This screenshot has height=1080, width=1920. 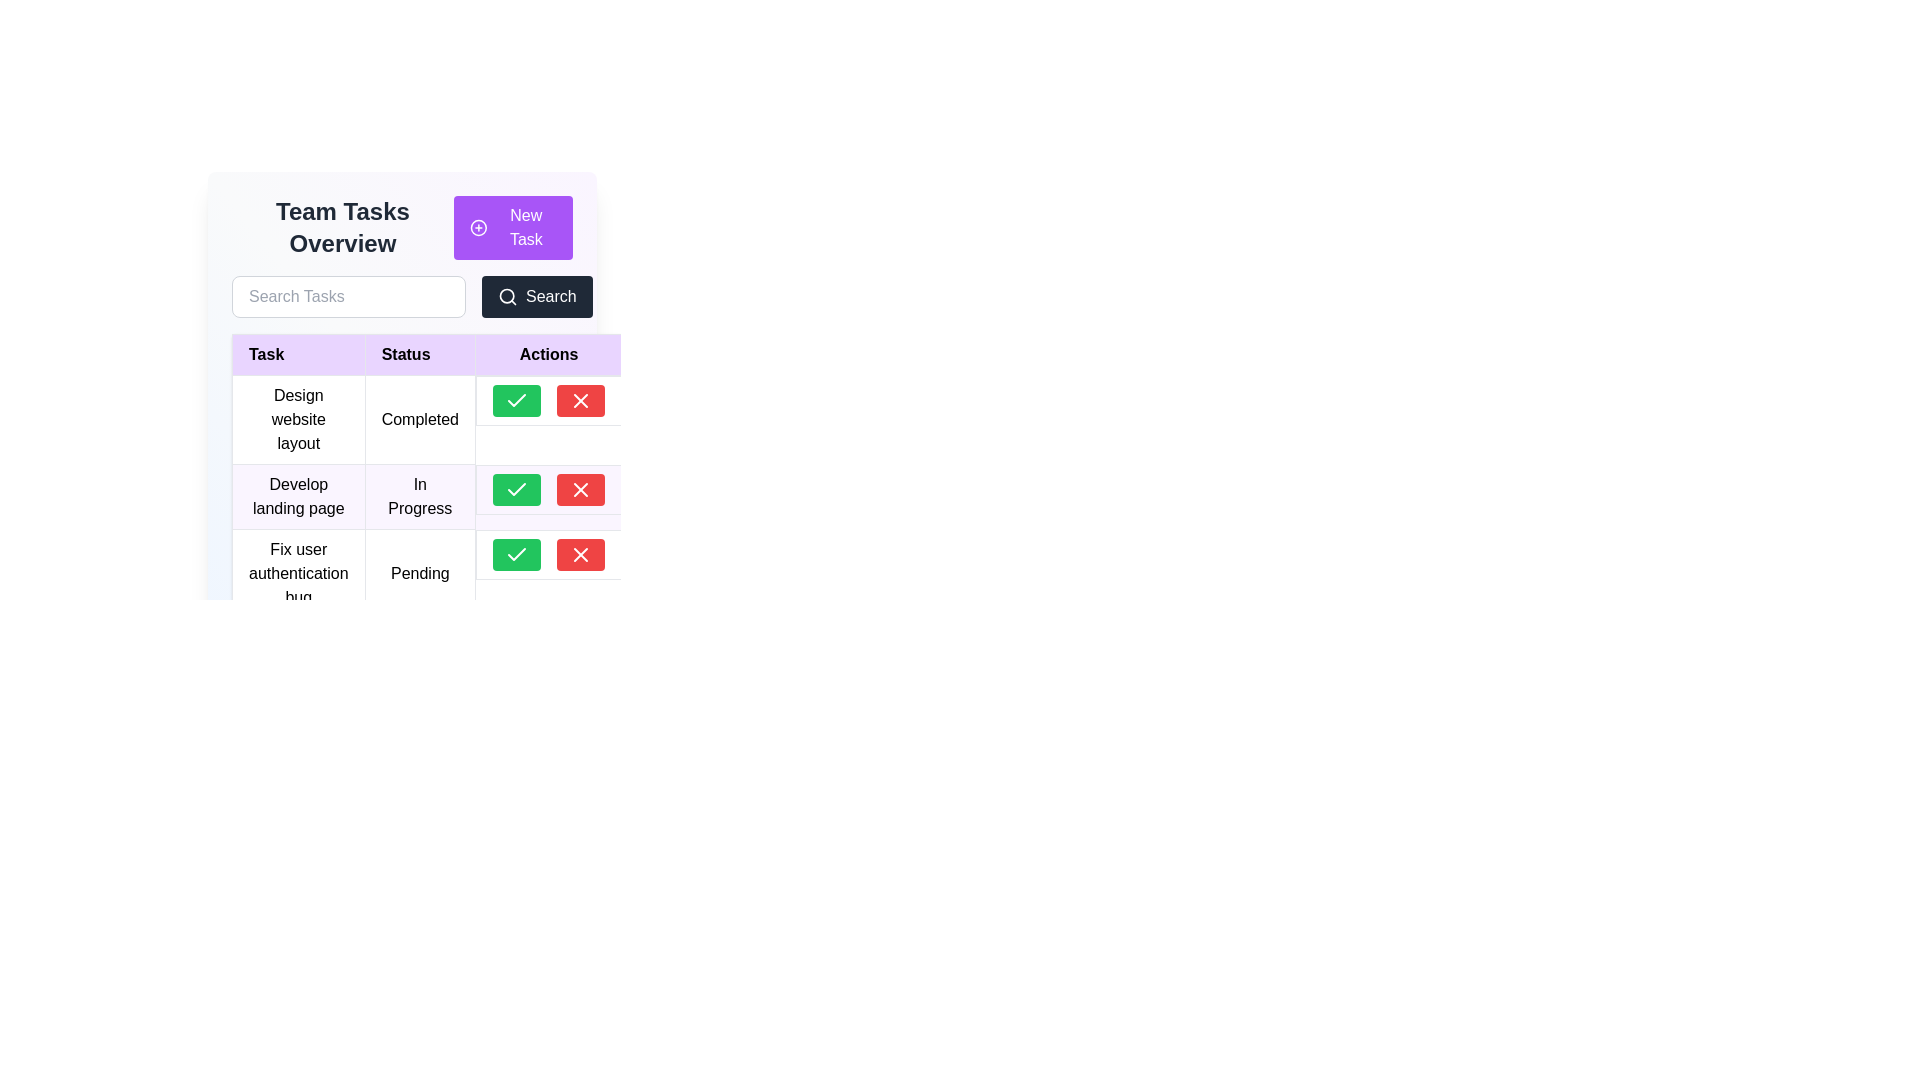 What do you see at coordinates (579, 401) in the screenshot?
I see `the delete or close icon button located in the 'Actions' column of the table for the task 'Design website layout', positioned at the far right of its row, next to a green checkmark icon` at bounding box center [579, 401].